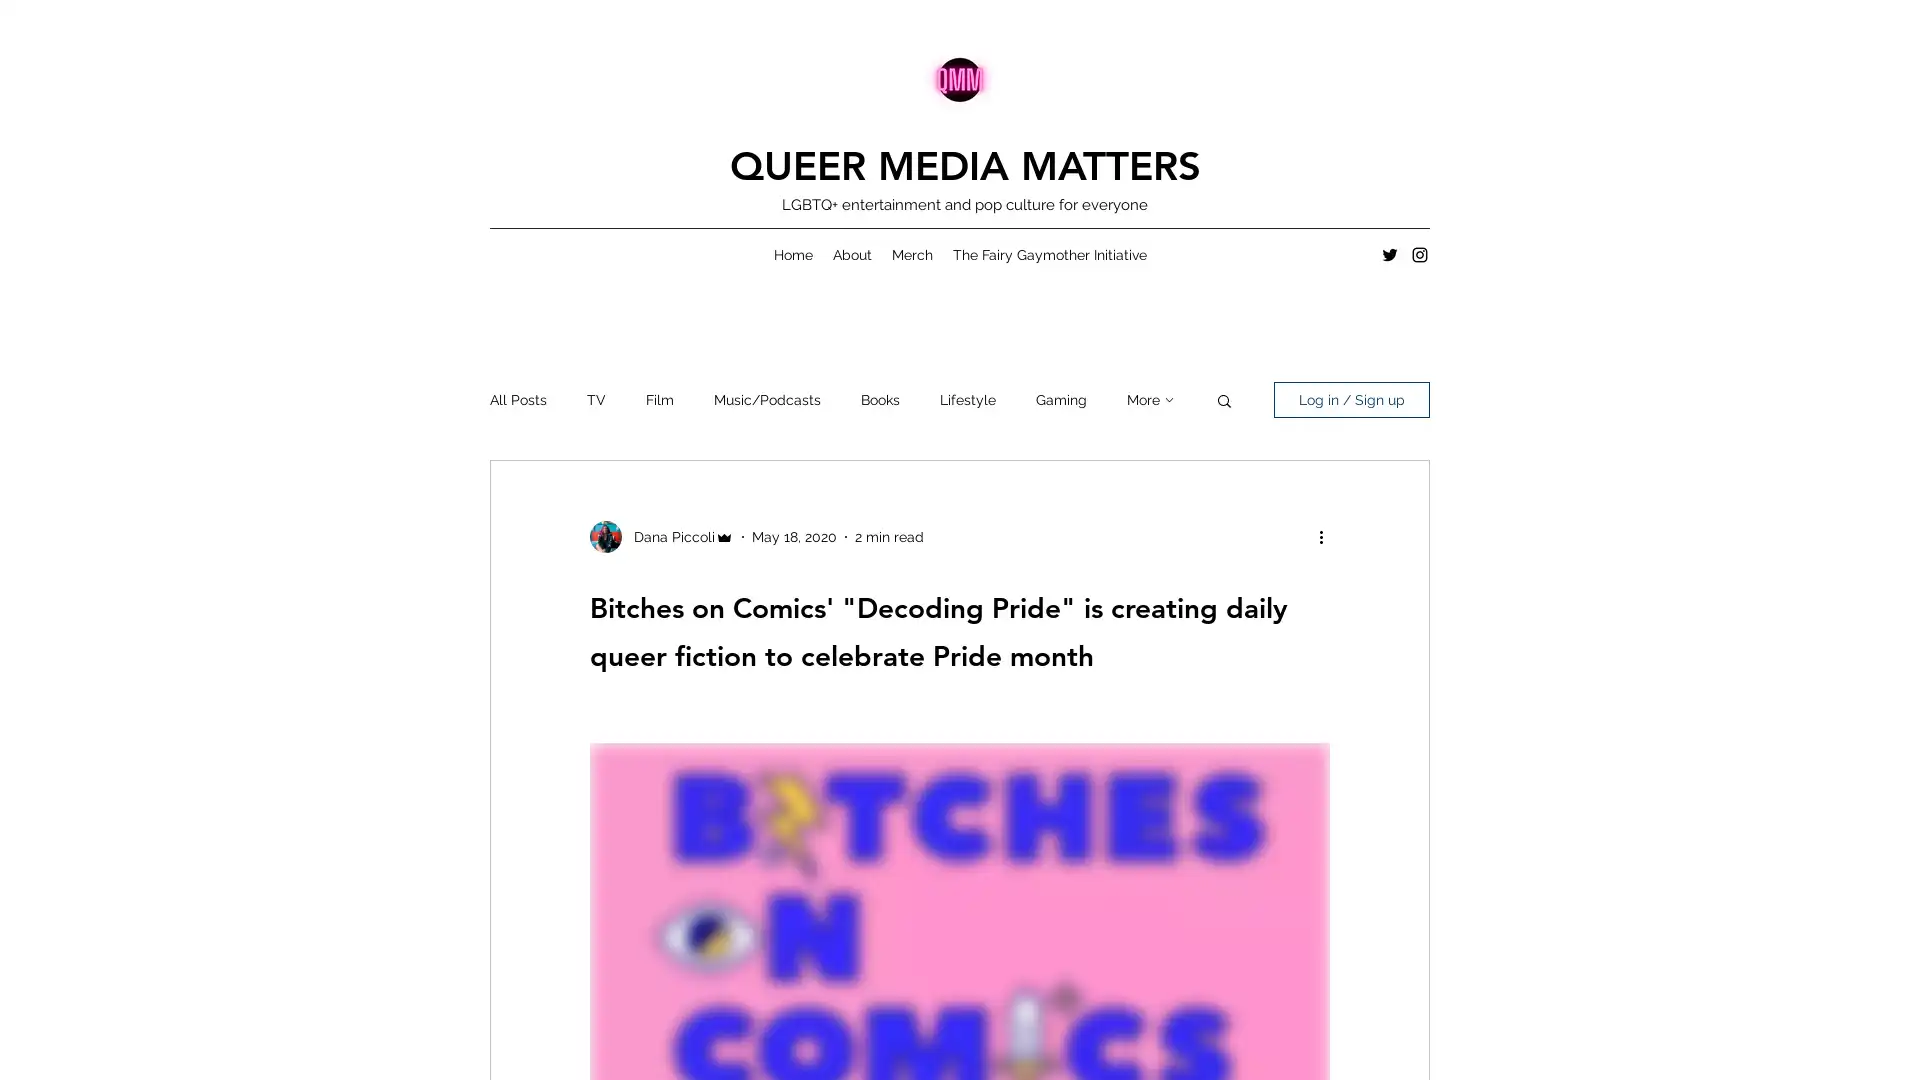  What do you see at coordinates (1060, 400) in the screenshot?
I see `Gaming` at bounding box center [1060, 400].